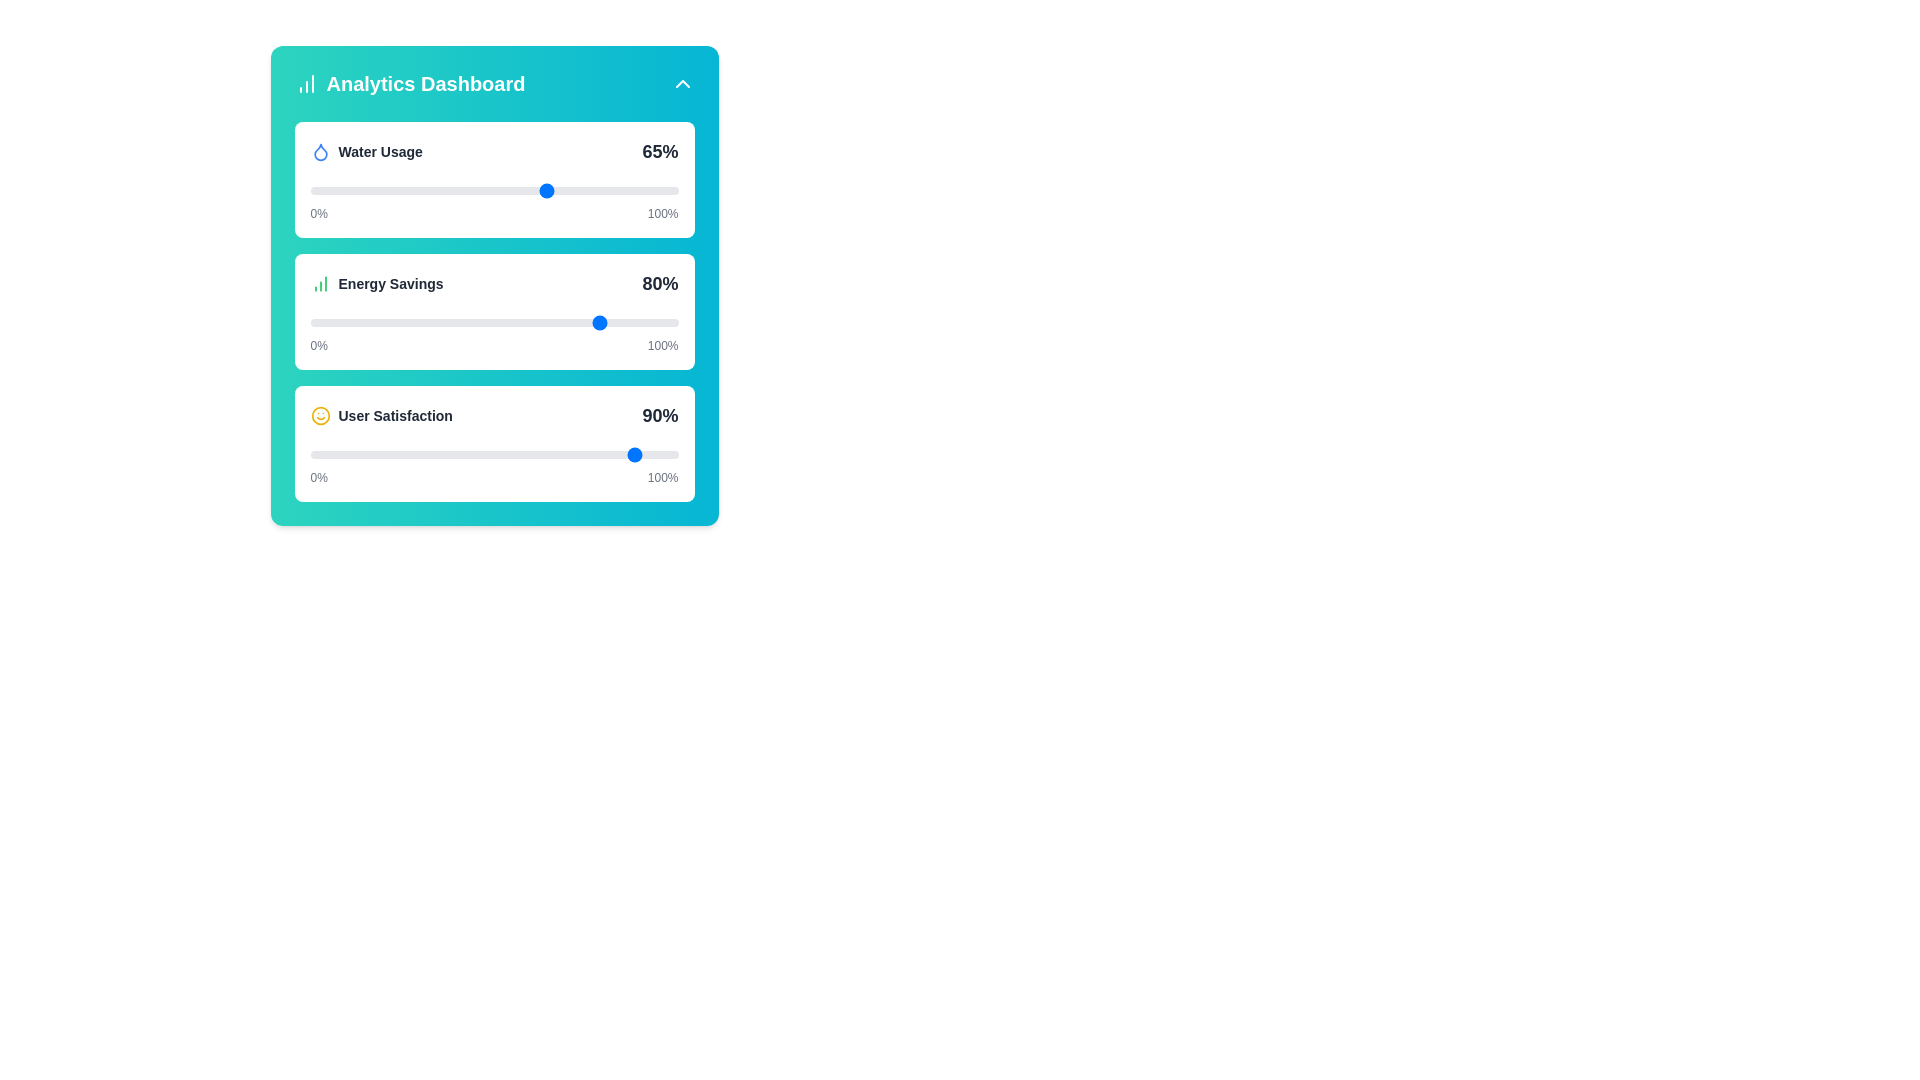 Image resolution: width=1920 pixels, height=1080 pixels. What do you see at coordinates (574, 191) in the screenshot?
I see `the water usage slider` at bounding box center [574, 191].